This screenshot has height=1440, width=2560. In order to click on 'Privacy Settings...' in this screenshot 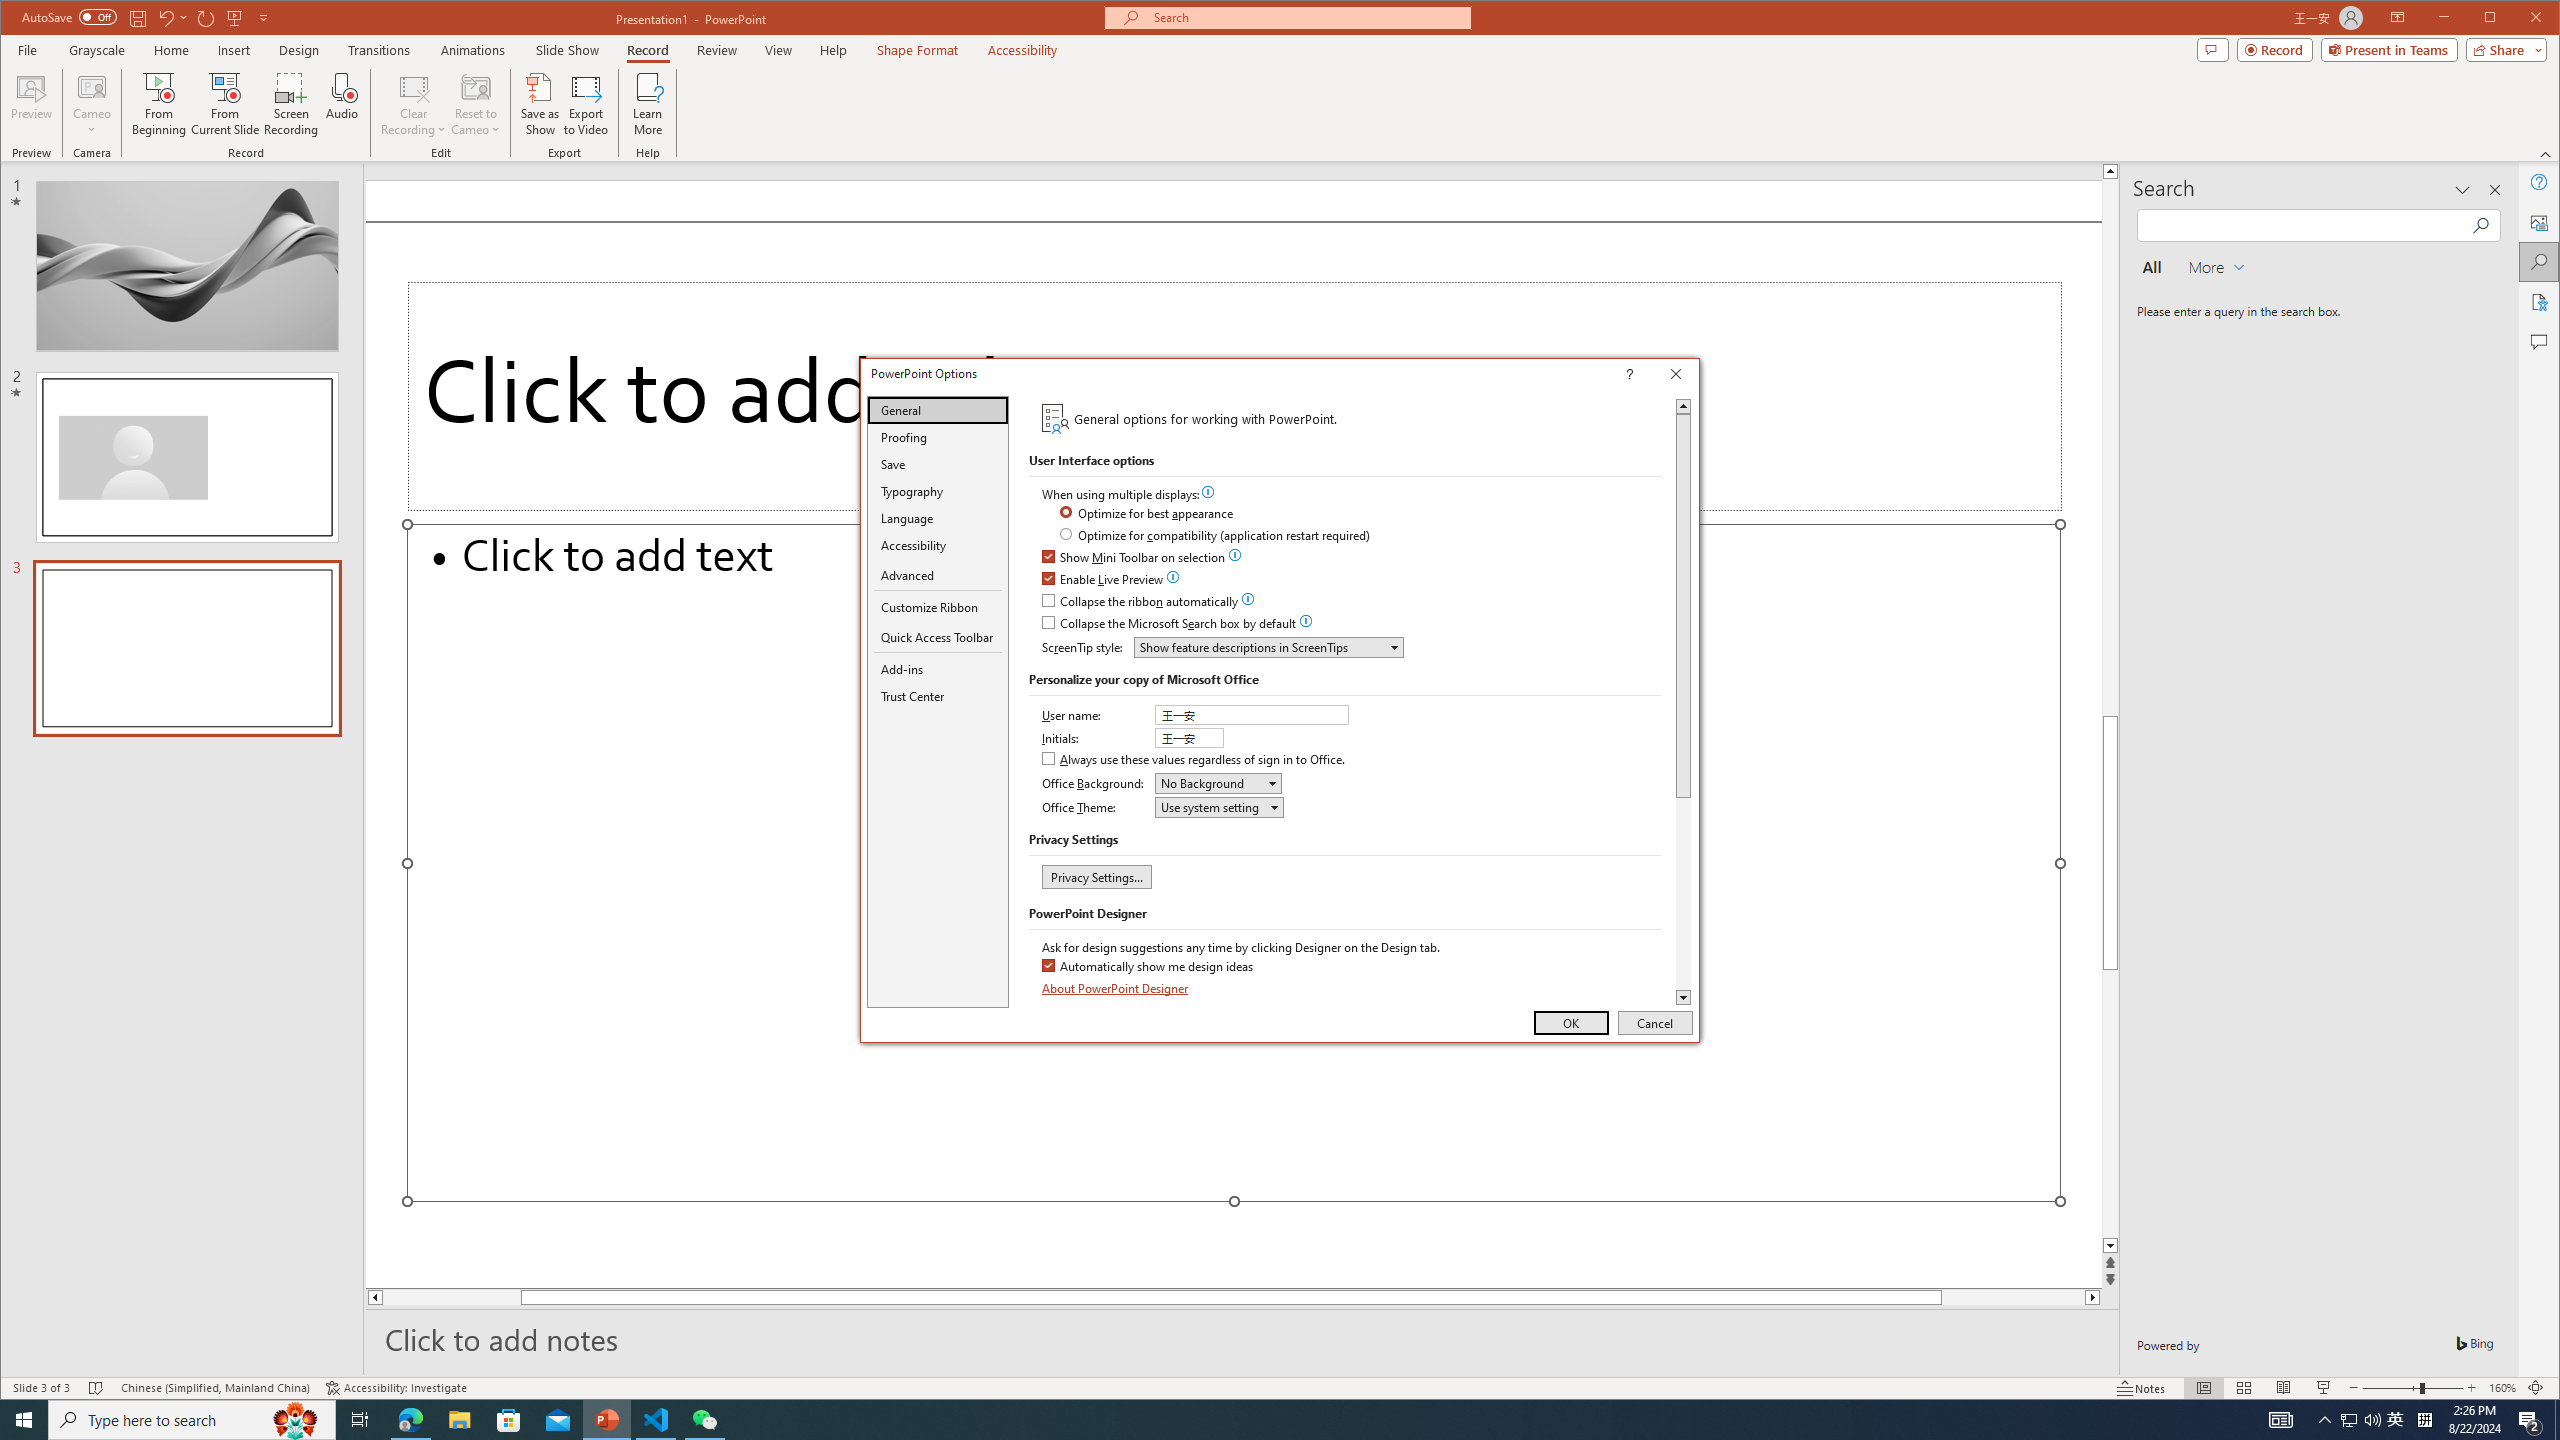, I will do `click(1096, 876)`.